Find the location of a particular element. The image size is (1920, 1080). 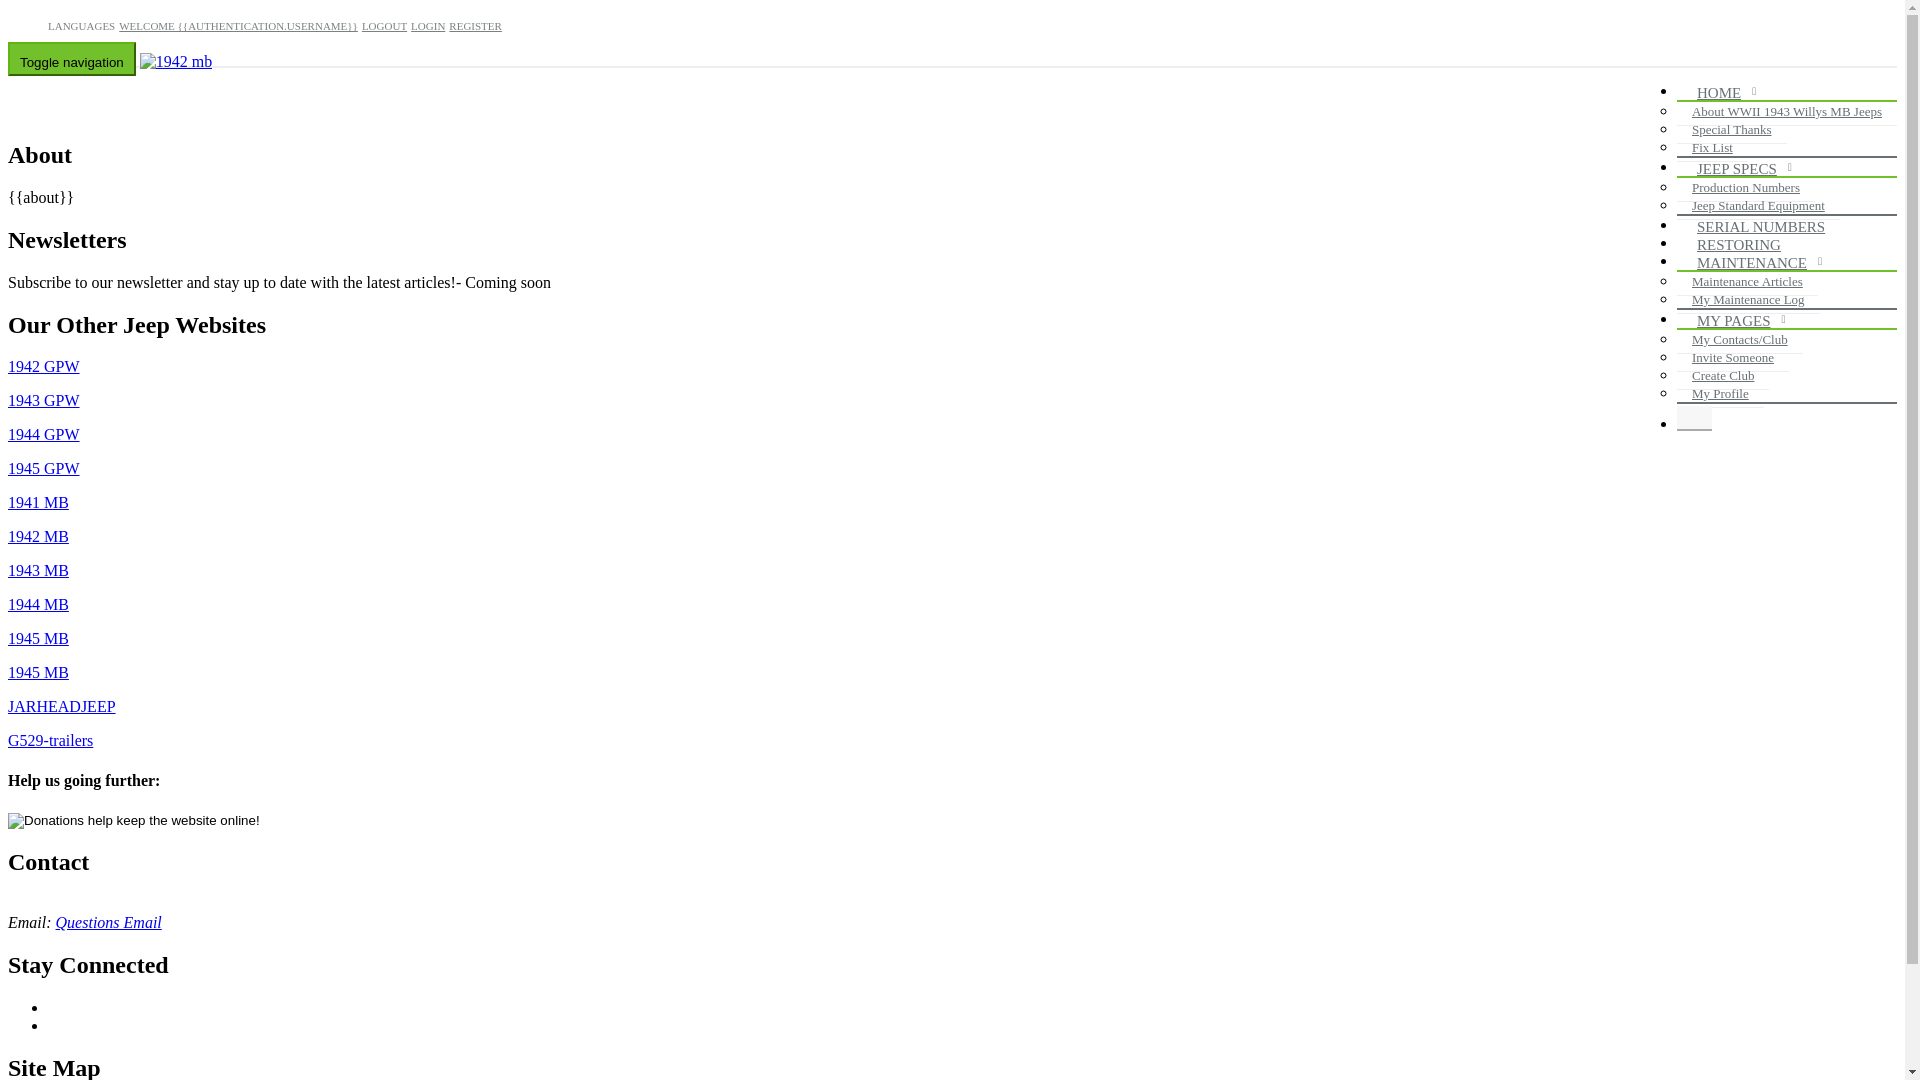

'REGISTER' is located at coordinates (448, 26).